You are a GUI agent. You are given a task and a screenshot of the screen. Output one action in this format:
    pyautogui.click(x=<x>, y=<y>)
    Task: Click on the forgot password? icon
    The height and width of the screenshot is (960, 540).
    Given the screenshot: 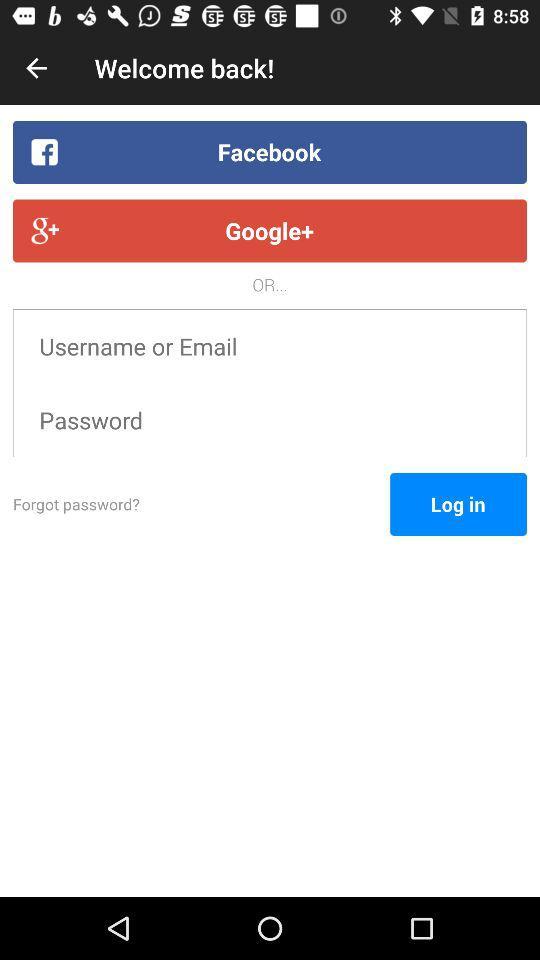 What is the action you would take?
    pyautogui.click(x=201, y=503)
    